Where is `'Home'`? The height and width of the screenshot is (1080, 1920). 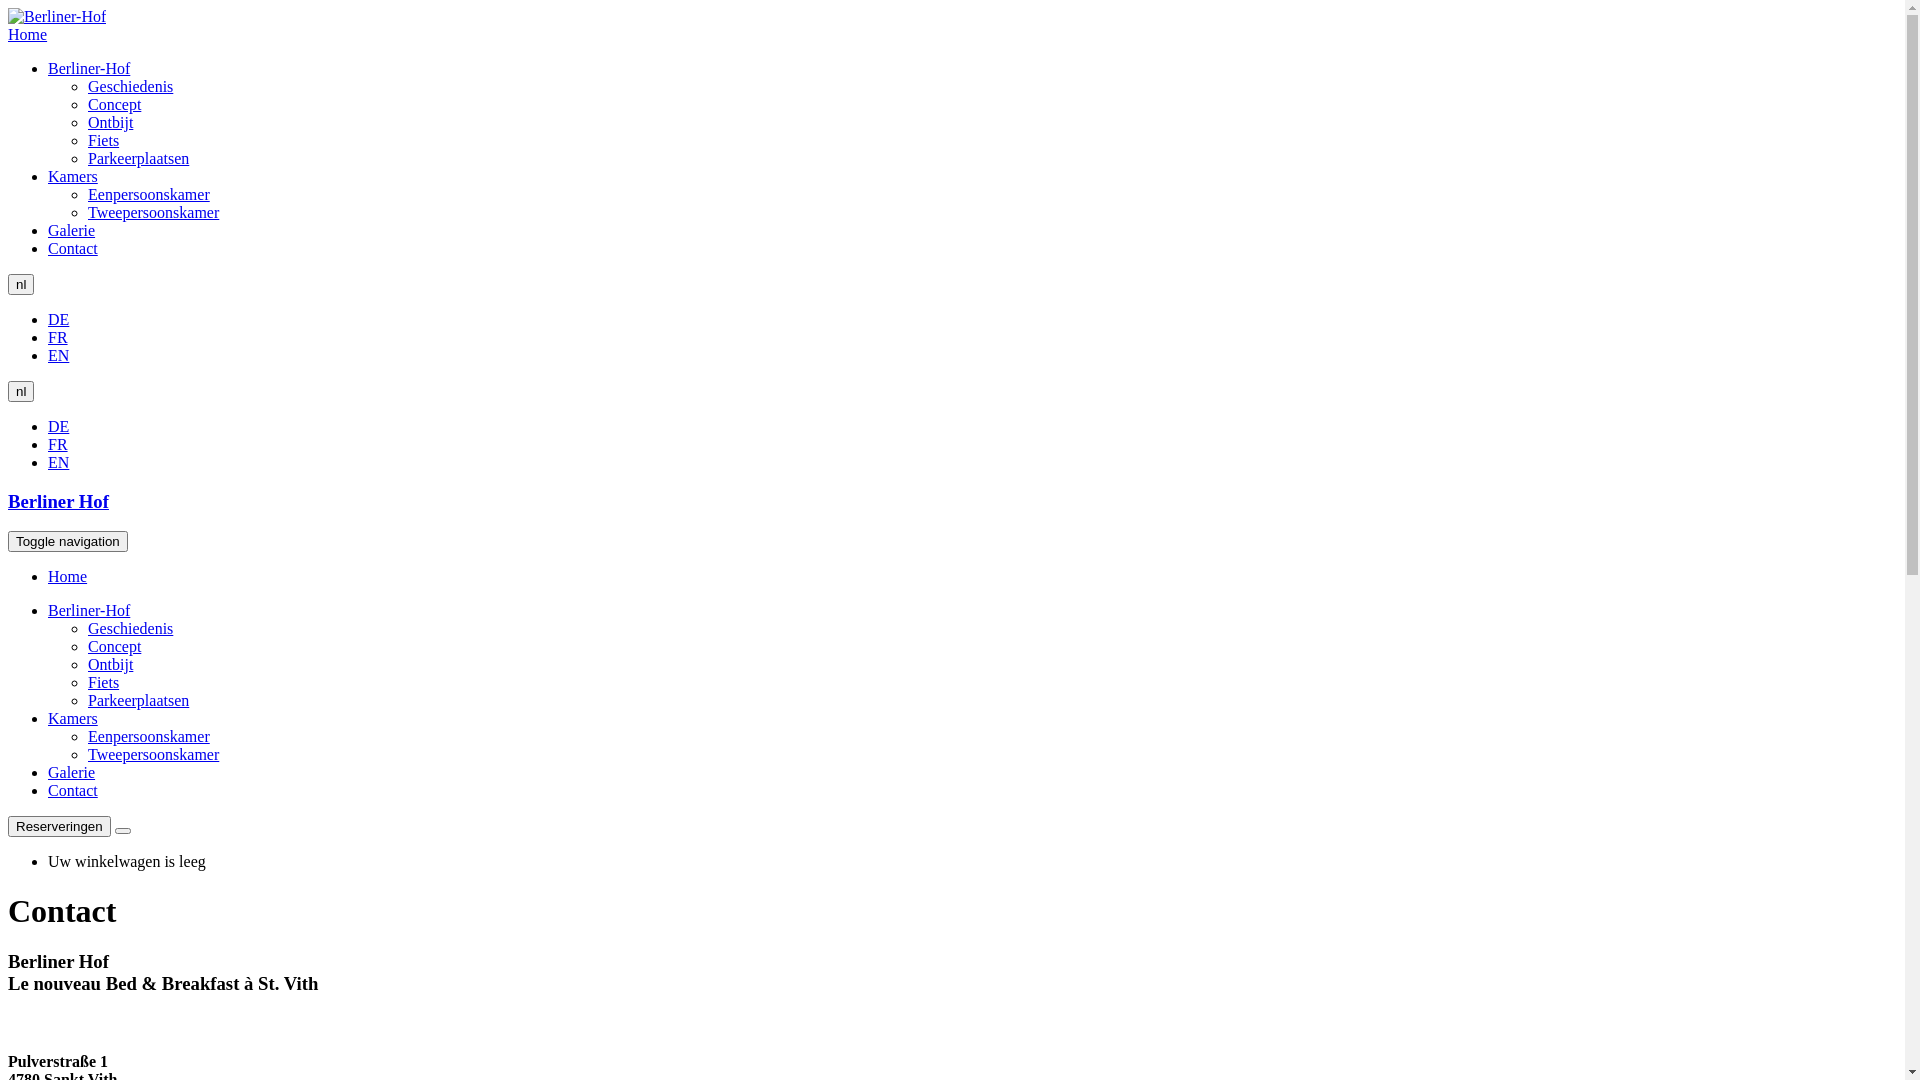 'Home' is located at coordinates (27, 34).